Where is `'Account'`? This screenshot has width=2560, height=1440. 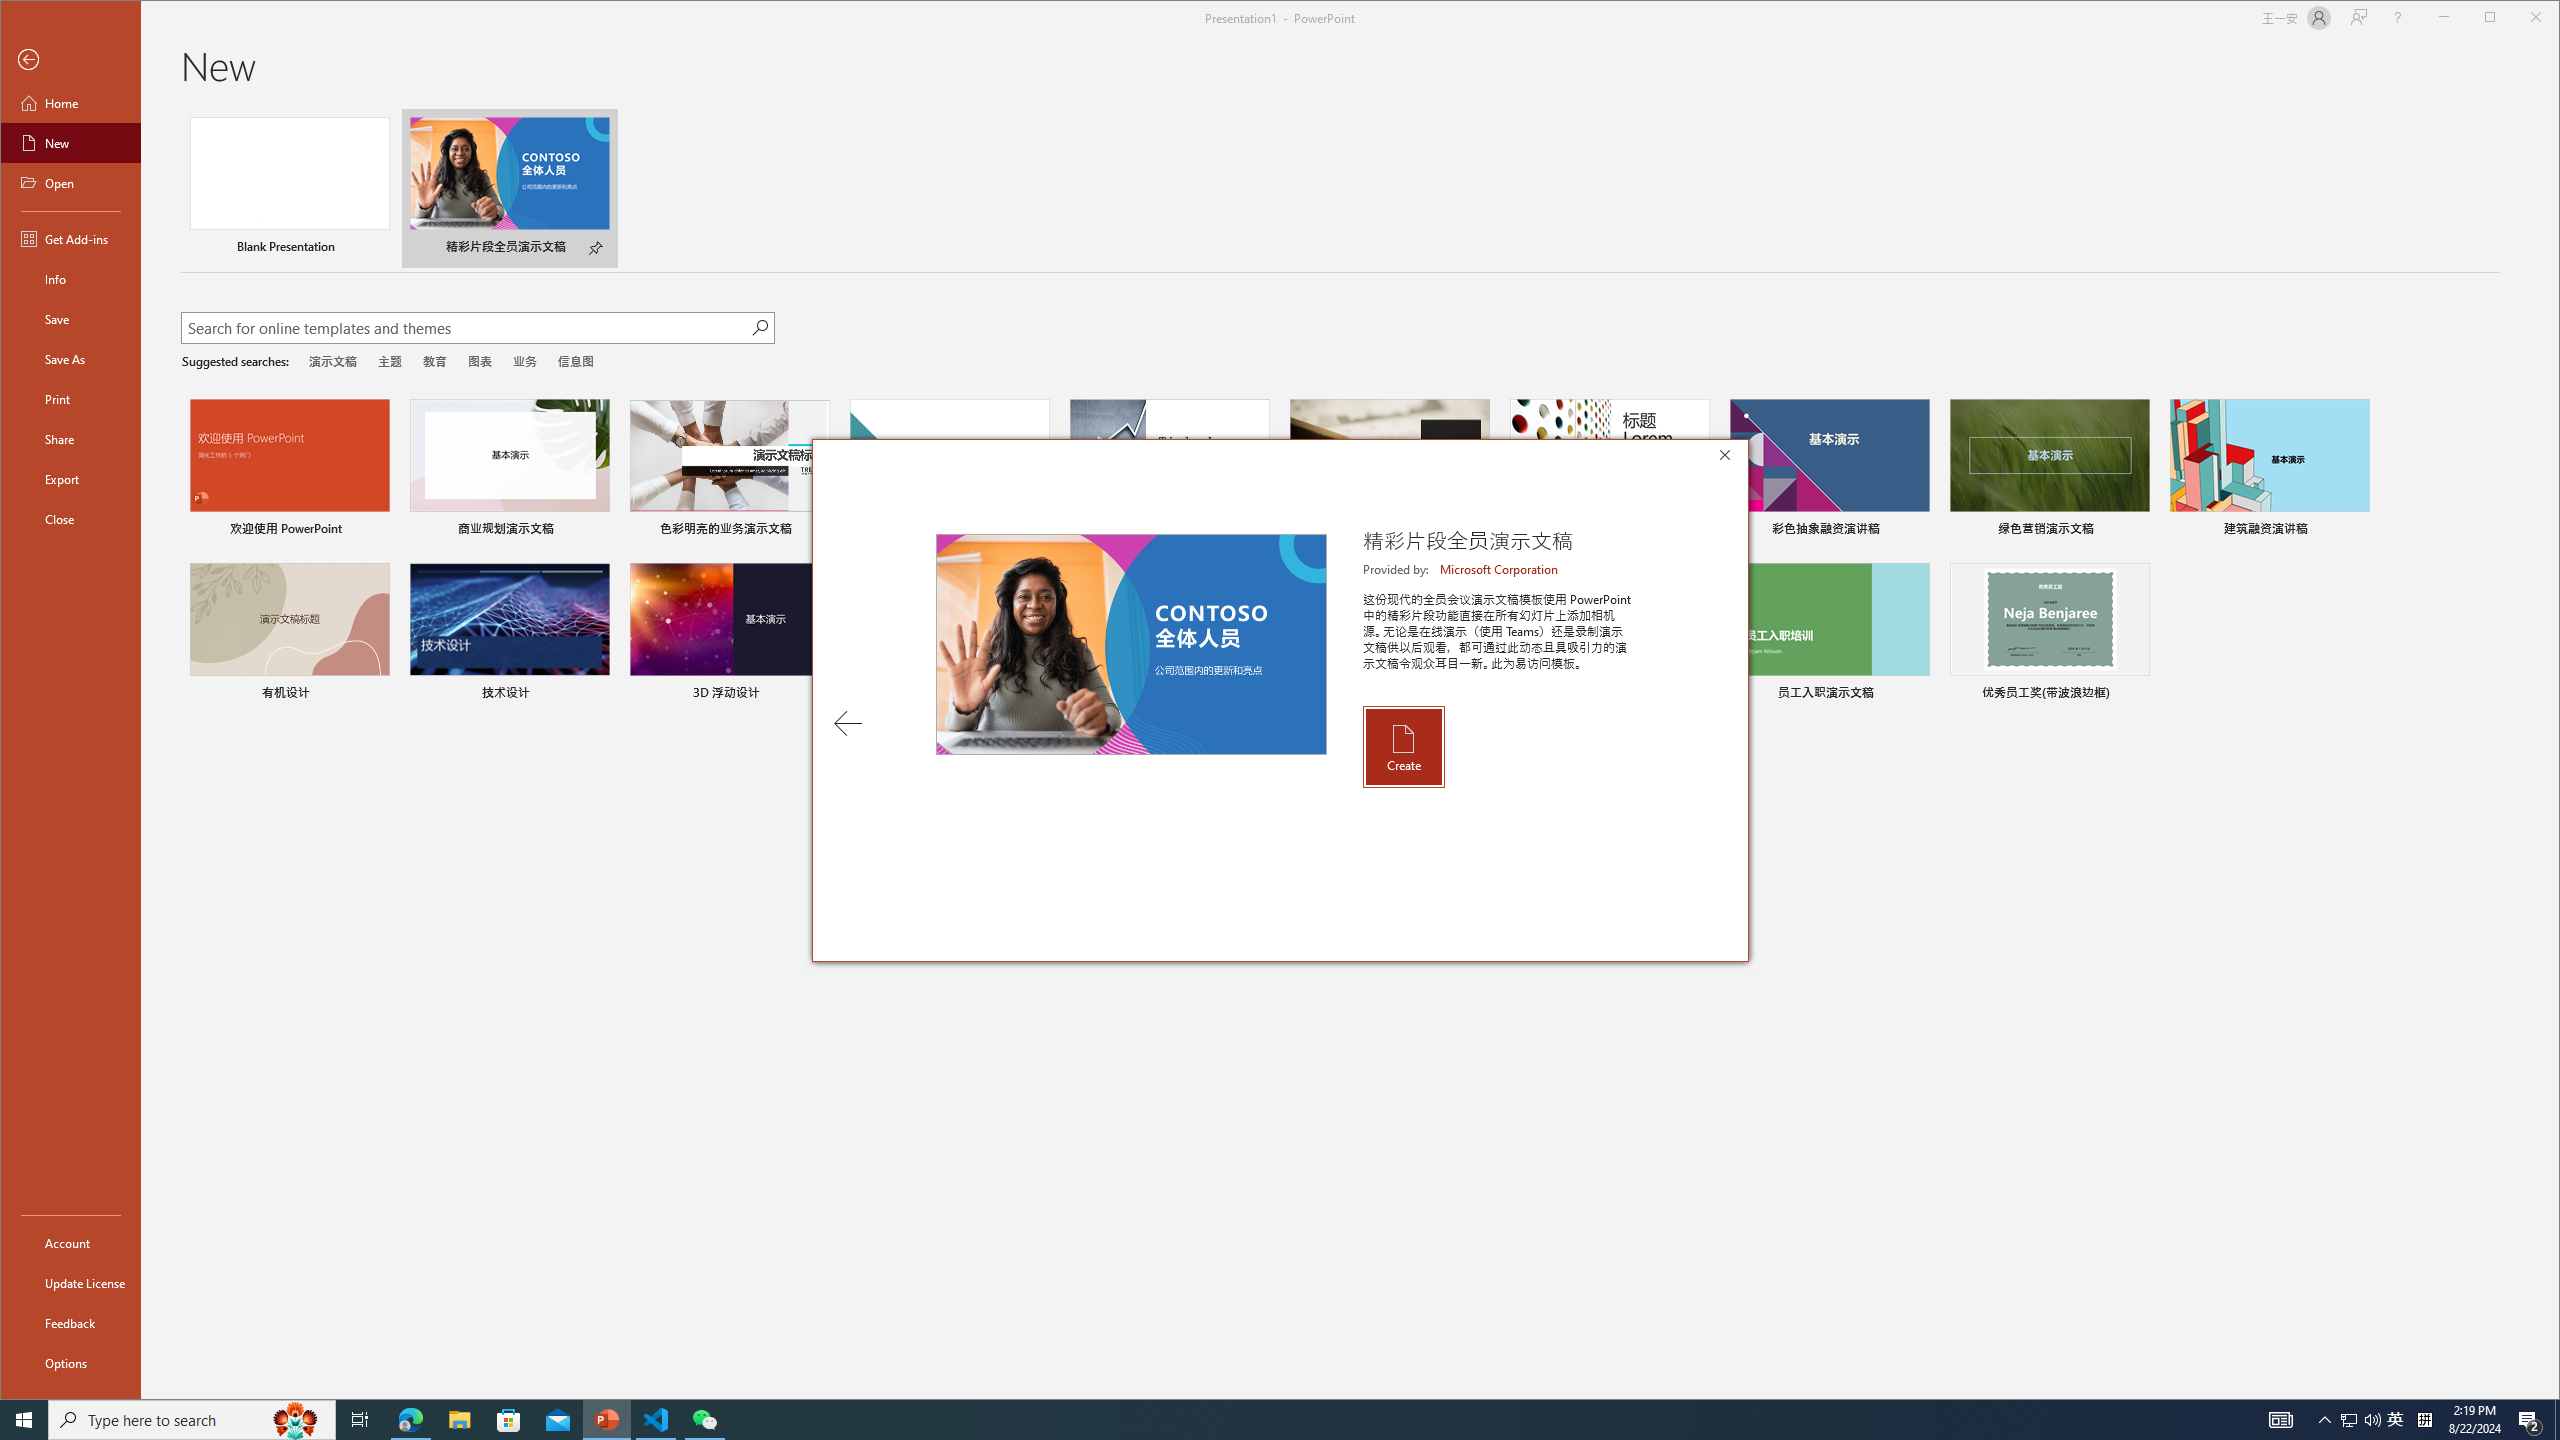
'Account' is located at coordinates (69, 1241).